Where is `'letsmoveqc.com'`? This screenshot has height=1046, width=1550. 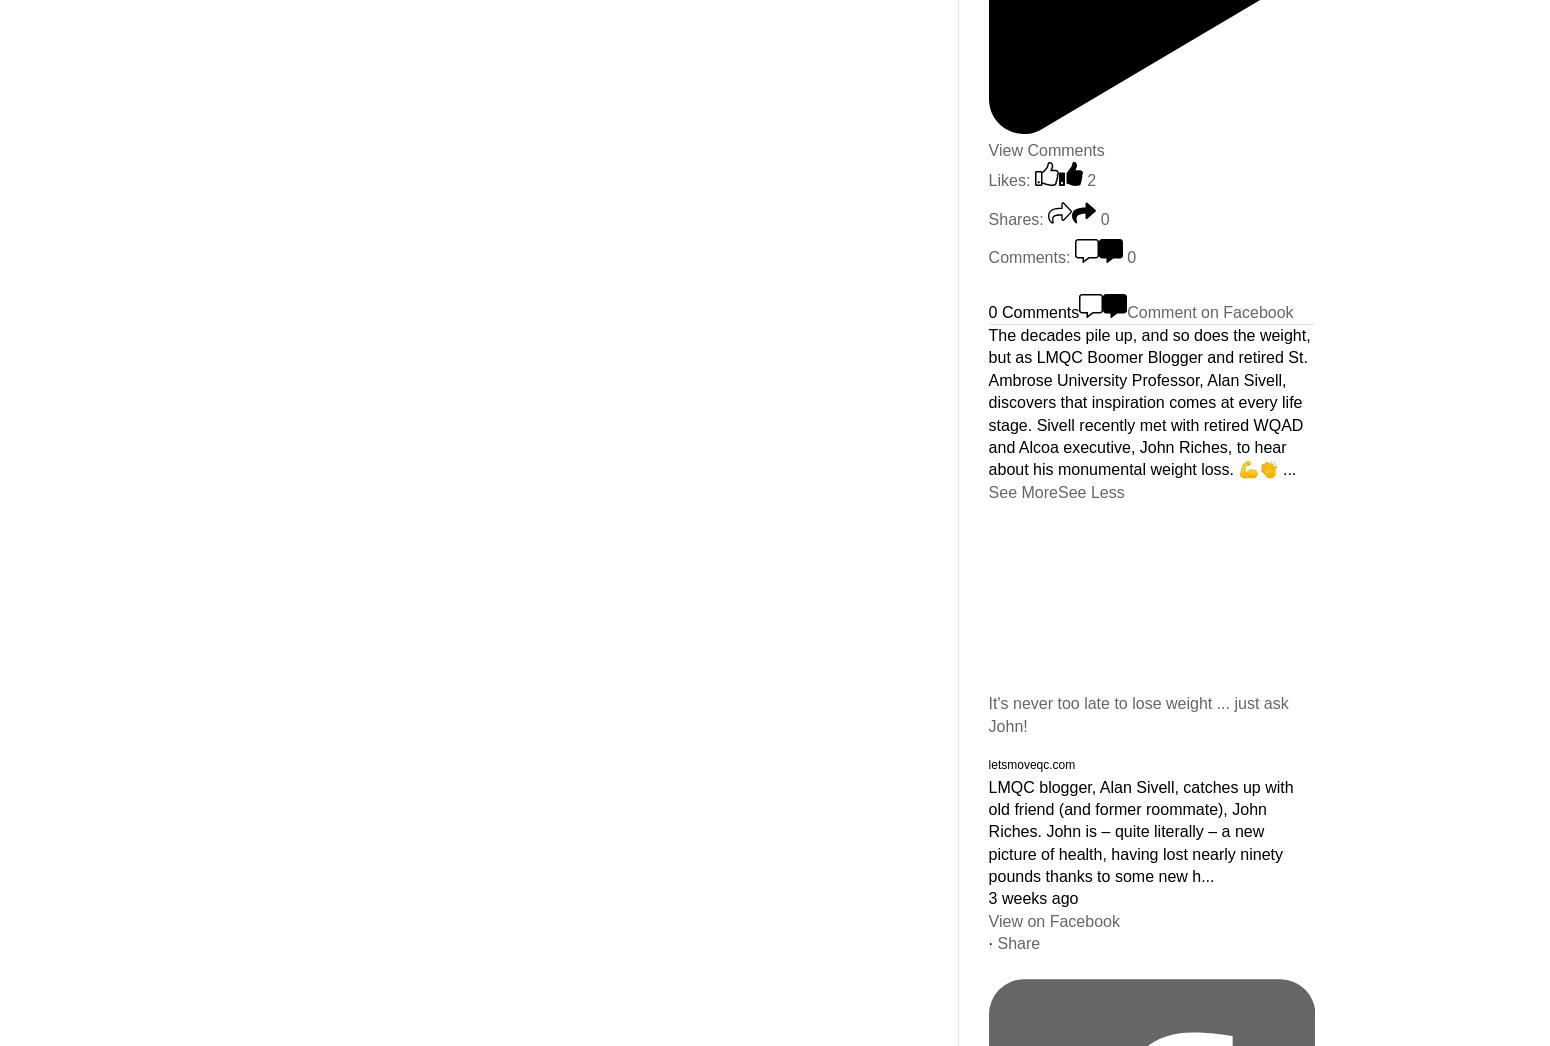 'letsmoveqc.com' is located at coordinates (1031, 764).